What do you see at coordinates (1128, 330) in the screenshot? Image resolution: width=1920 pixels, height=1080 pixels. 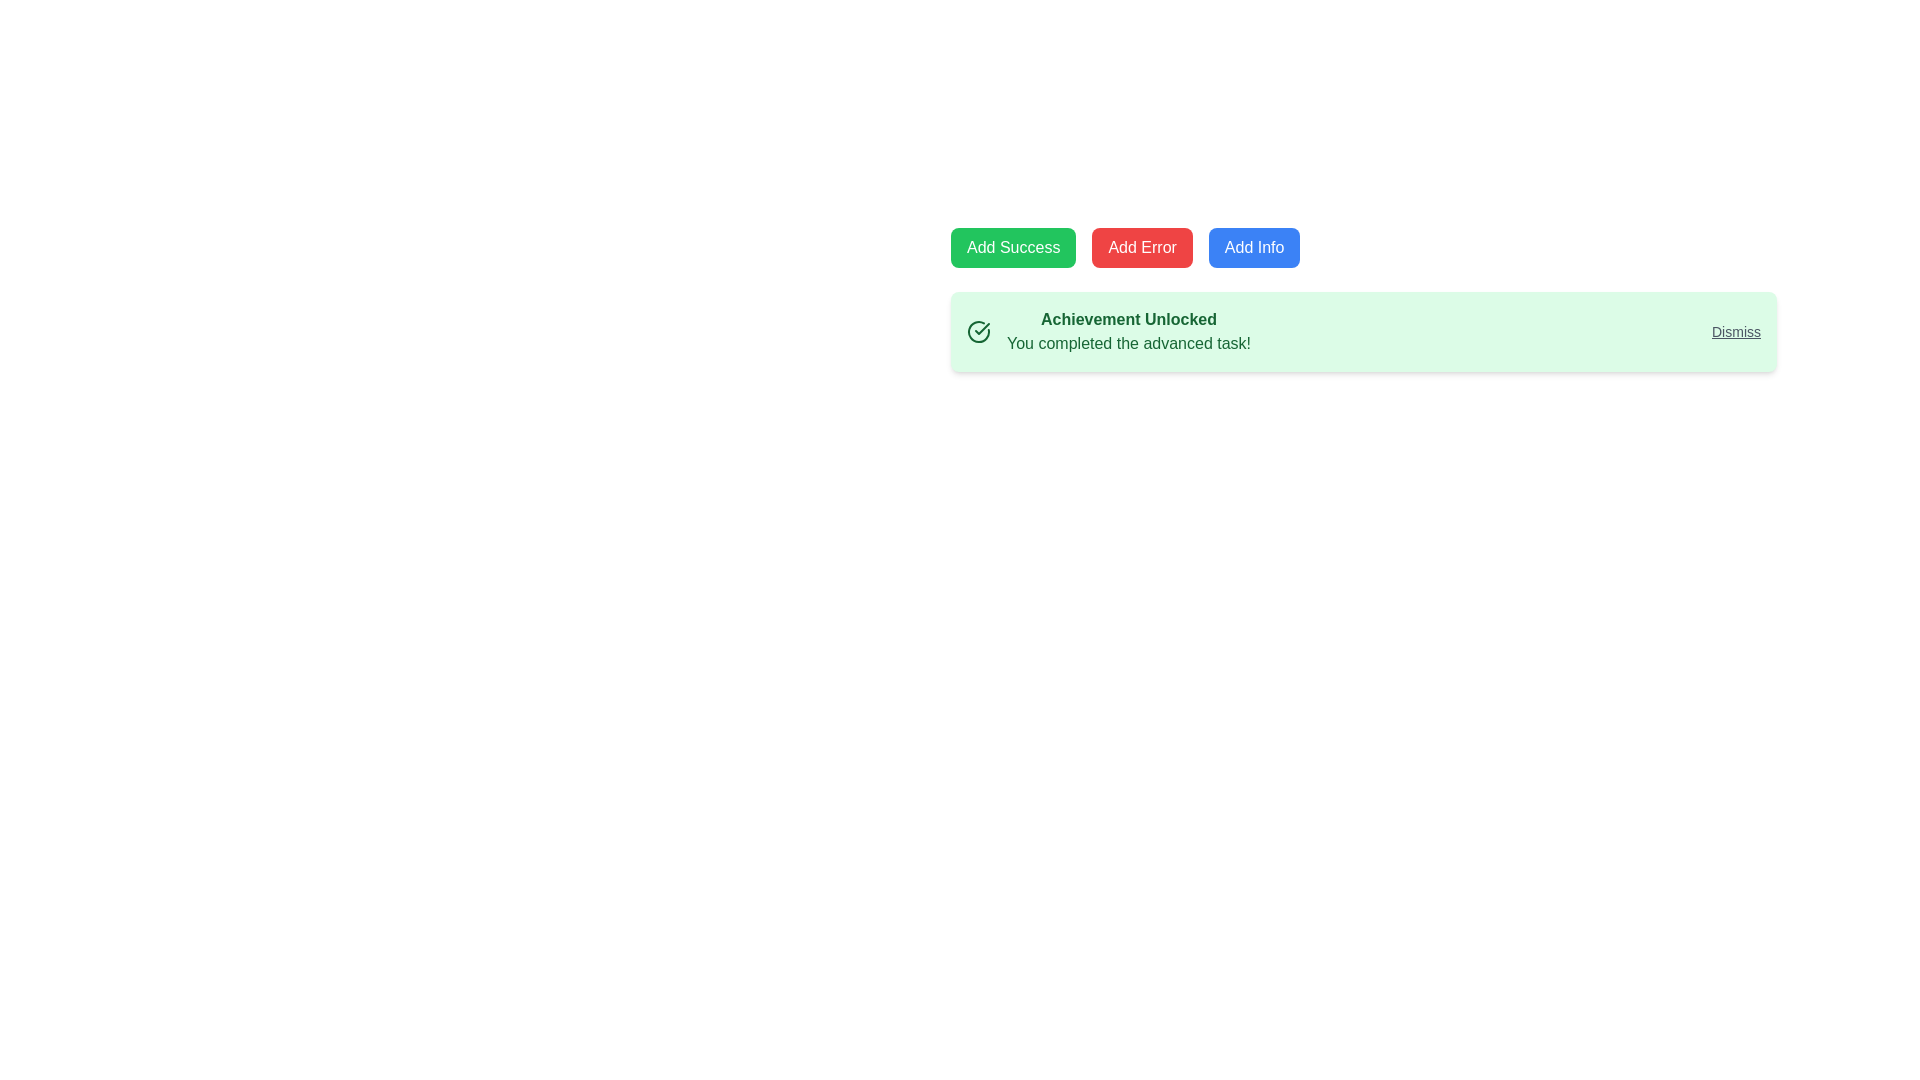 I see `the text label that provides feedback about accomplishments, located in the center of a green notification card, between a checkmark icon and a 'Dismiss' link` at bounding box center [1128, 330].